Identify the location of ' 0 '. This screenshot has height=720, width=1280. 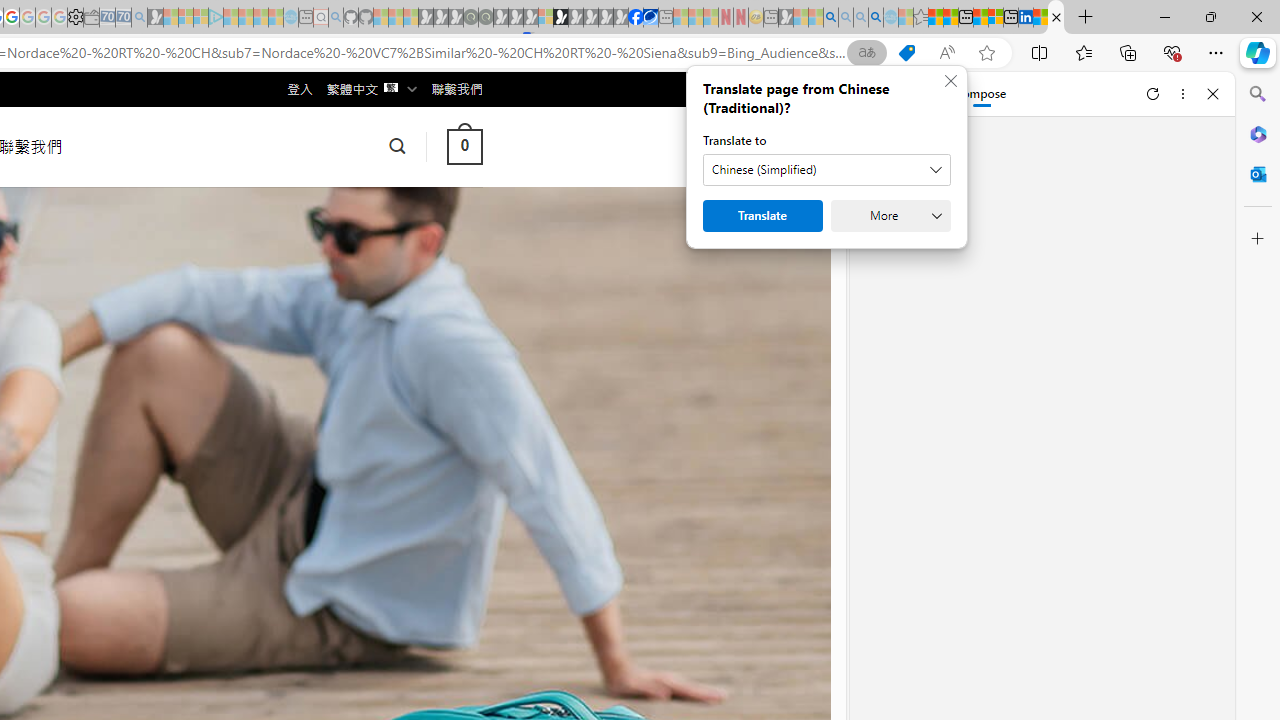
(463, 145).